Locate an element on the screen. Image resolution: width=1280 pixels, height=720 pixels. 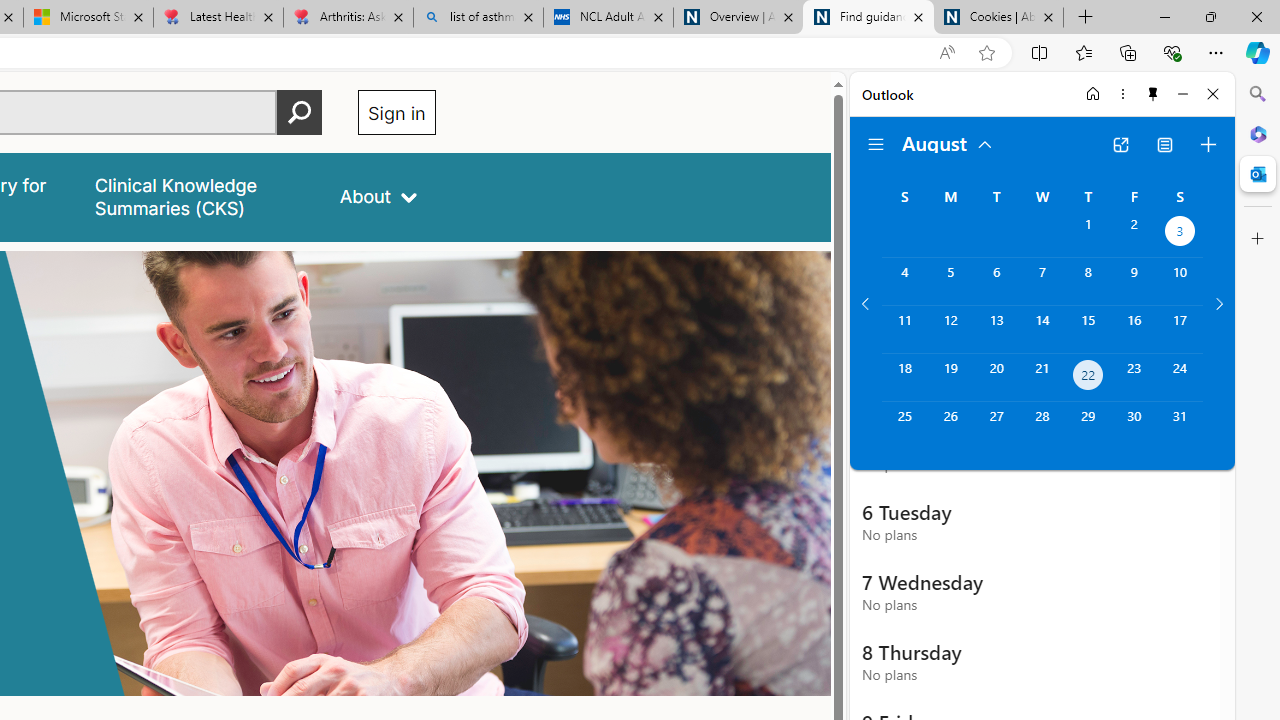
'Cookies | About | NICE' is located at coordinates (999, 17).